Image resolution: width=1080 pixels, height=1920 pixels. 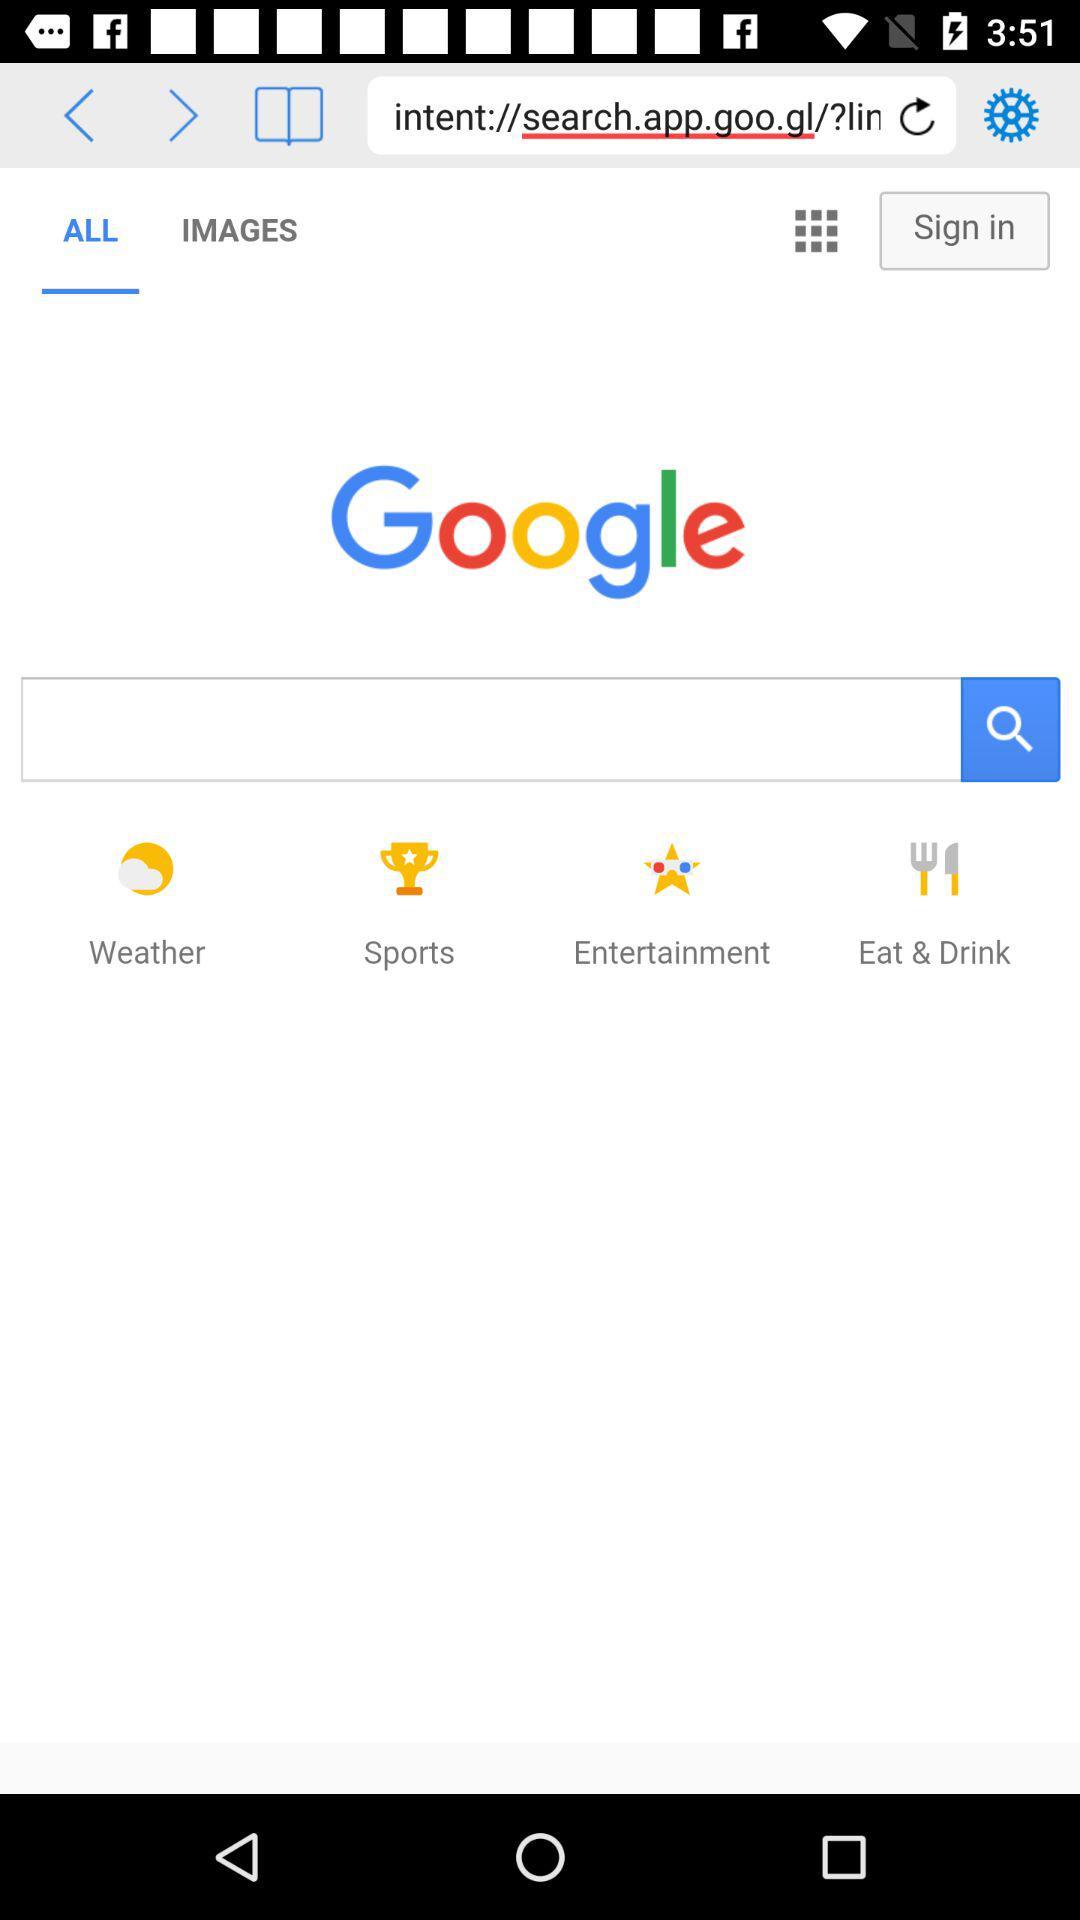 What do you see at coordinates (1011, 114) in the screenshot?
I see `options` at bounding box center [1011, 114].